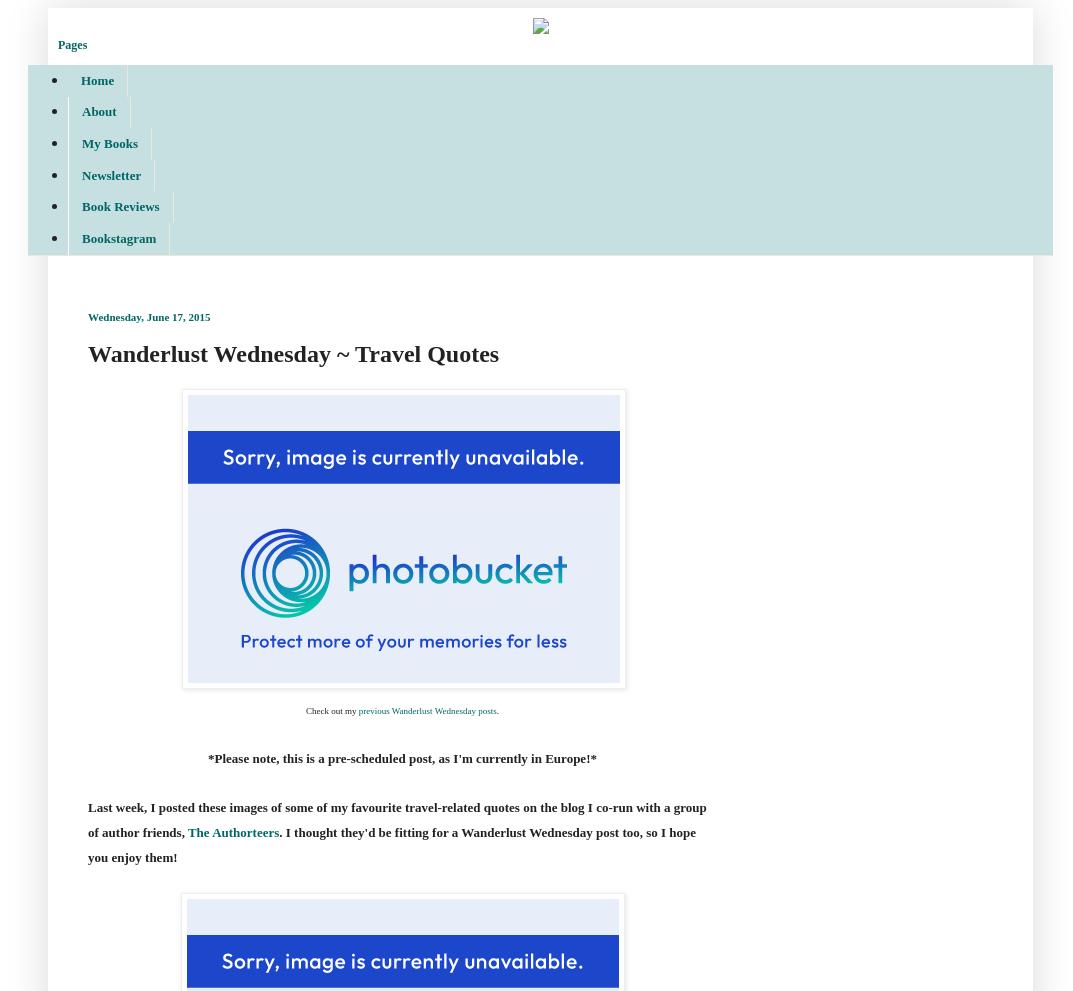  I want to click on 'Pages', so click(72, 43).